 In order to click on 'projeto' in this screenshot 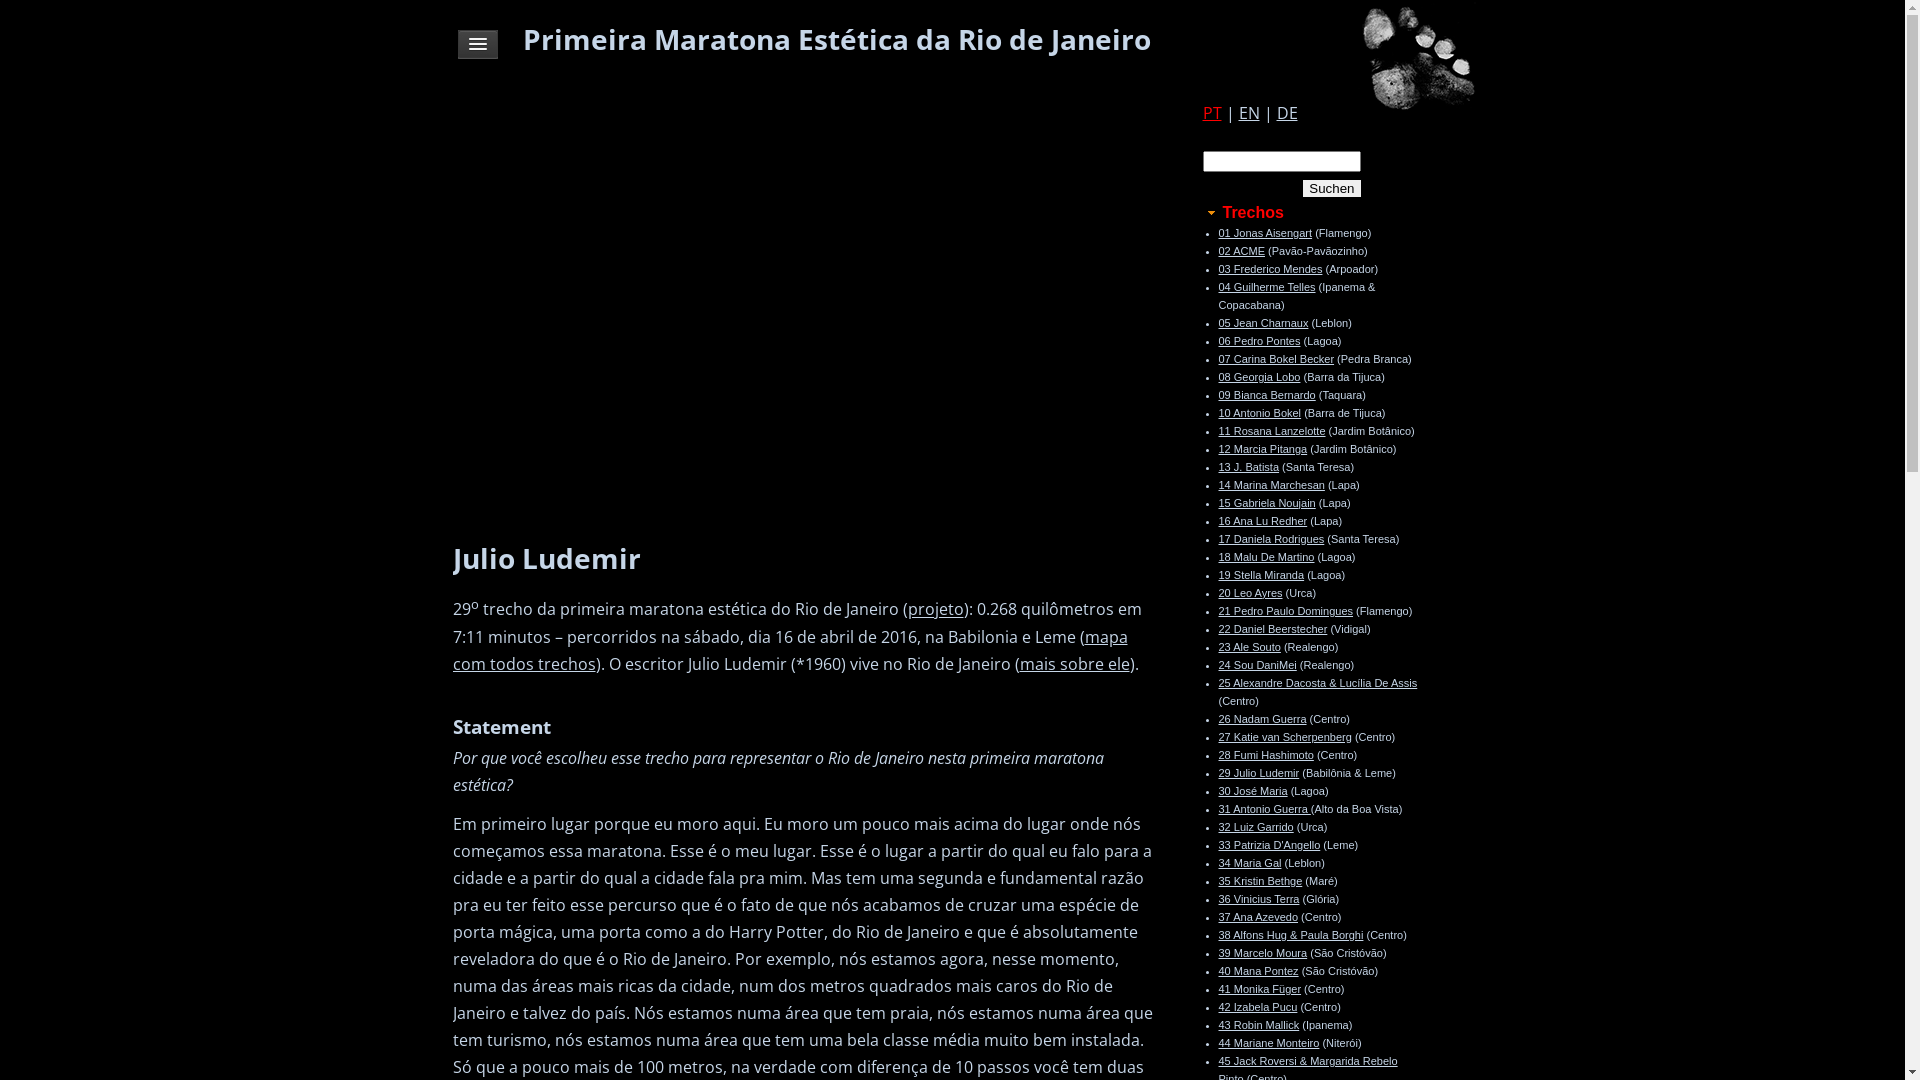, I will do `click(935, 608)`.